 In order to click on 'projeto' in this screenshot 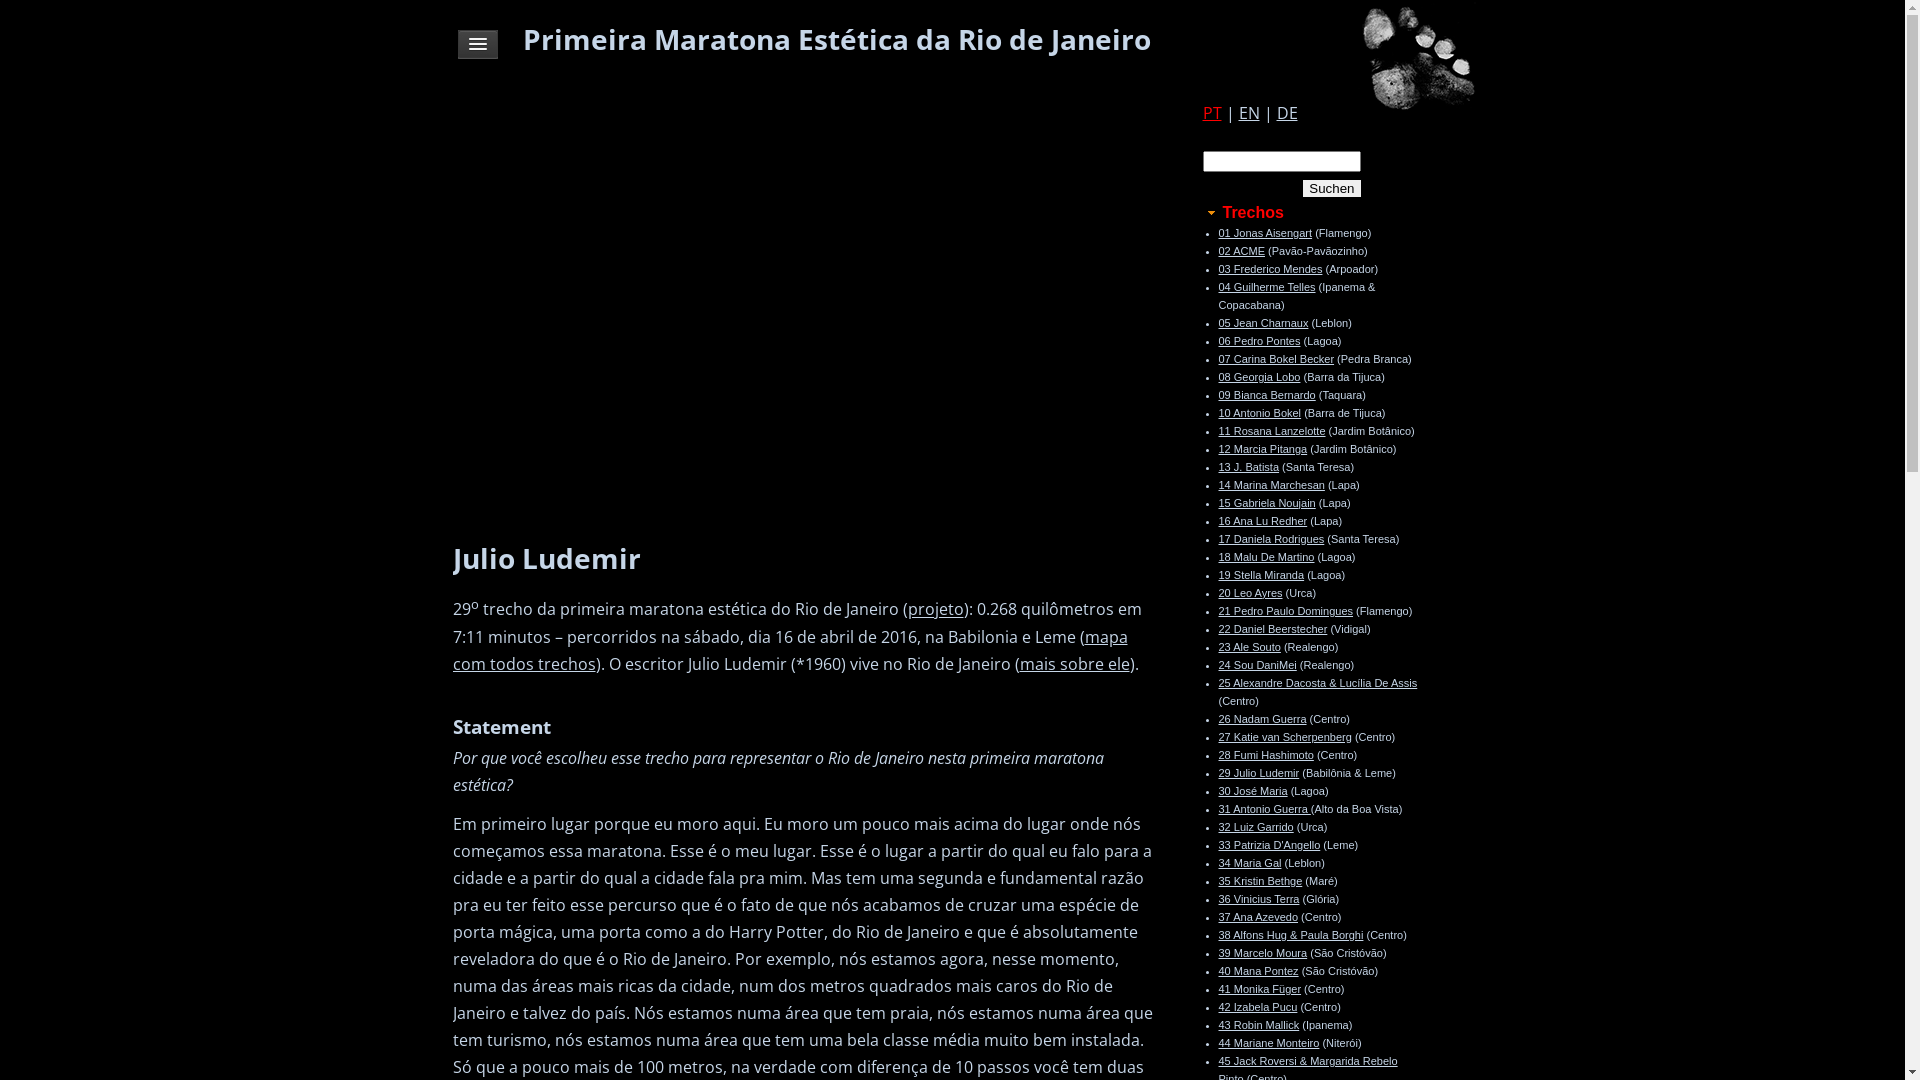, I will do `click(935, 608)`.